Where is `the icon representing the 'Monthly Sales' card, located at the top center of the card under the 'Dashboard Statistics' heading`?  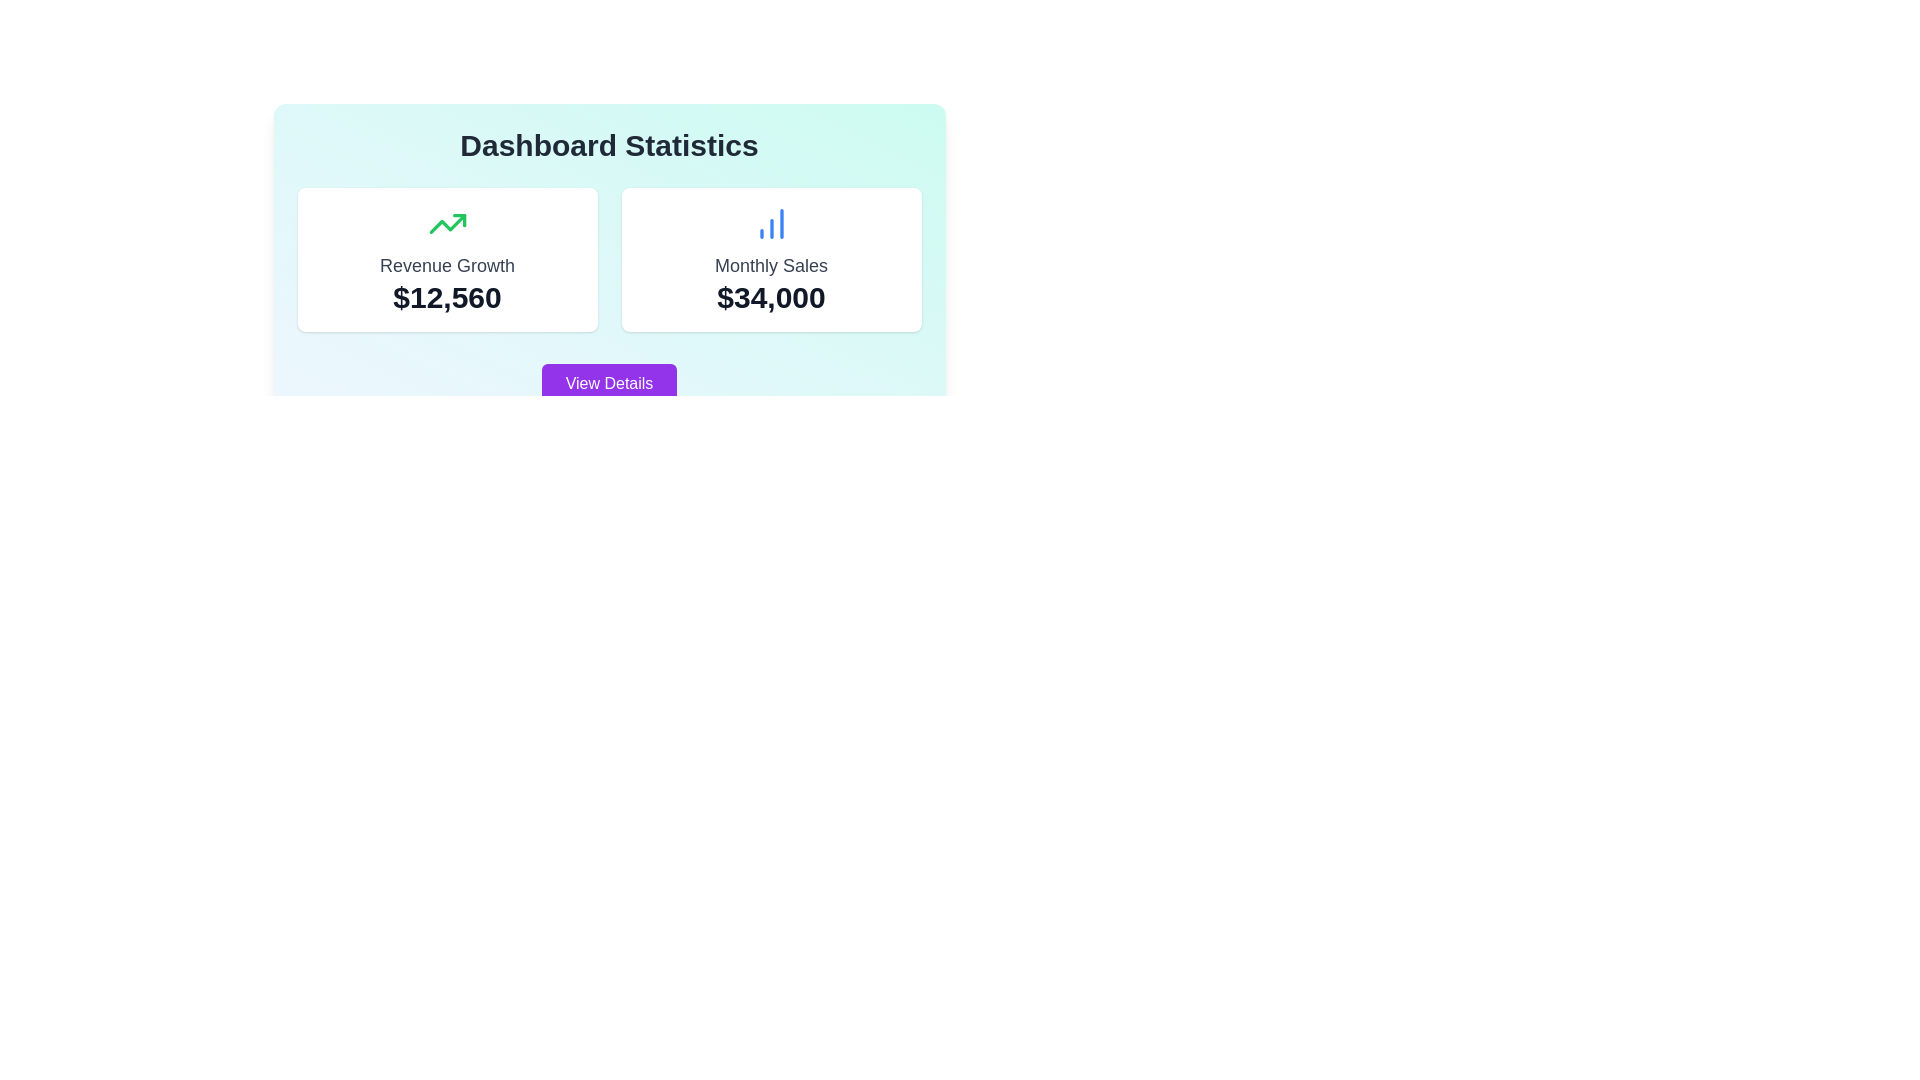
the icon representing the 'Monthly Sales' card, located at the top center of the card under the 'Dashboard Statistics' heading is located at coordinates (770, 223).